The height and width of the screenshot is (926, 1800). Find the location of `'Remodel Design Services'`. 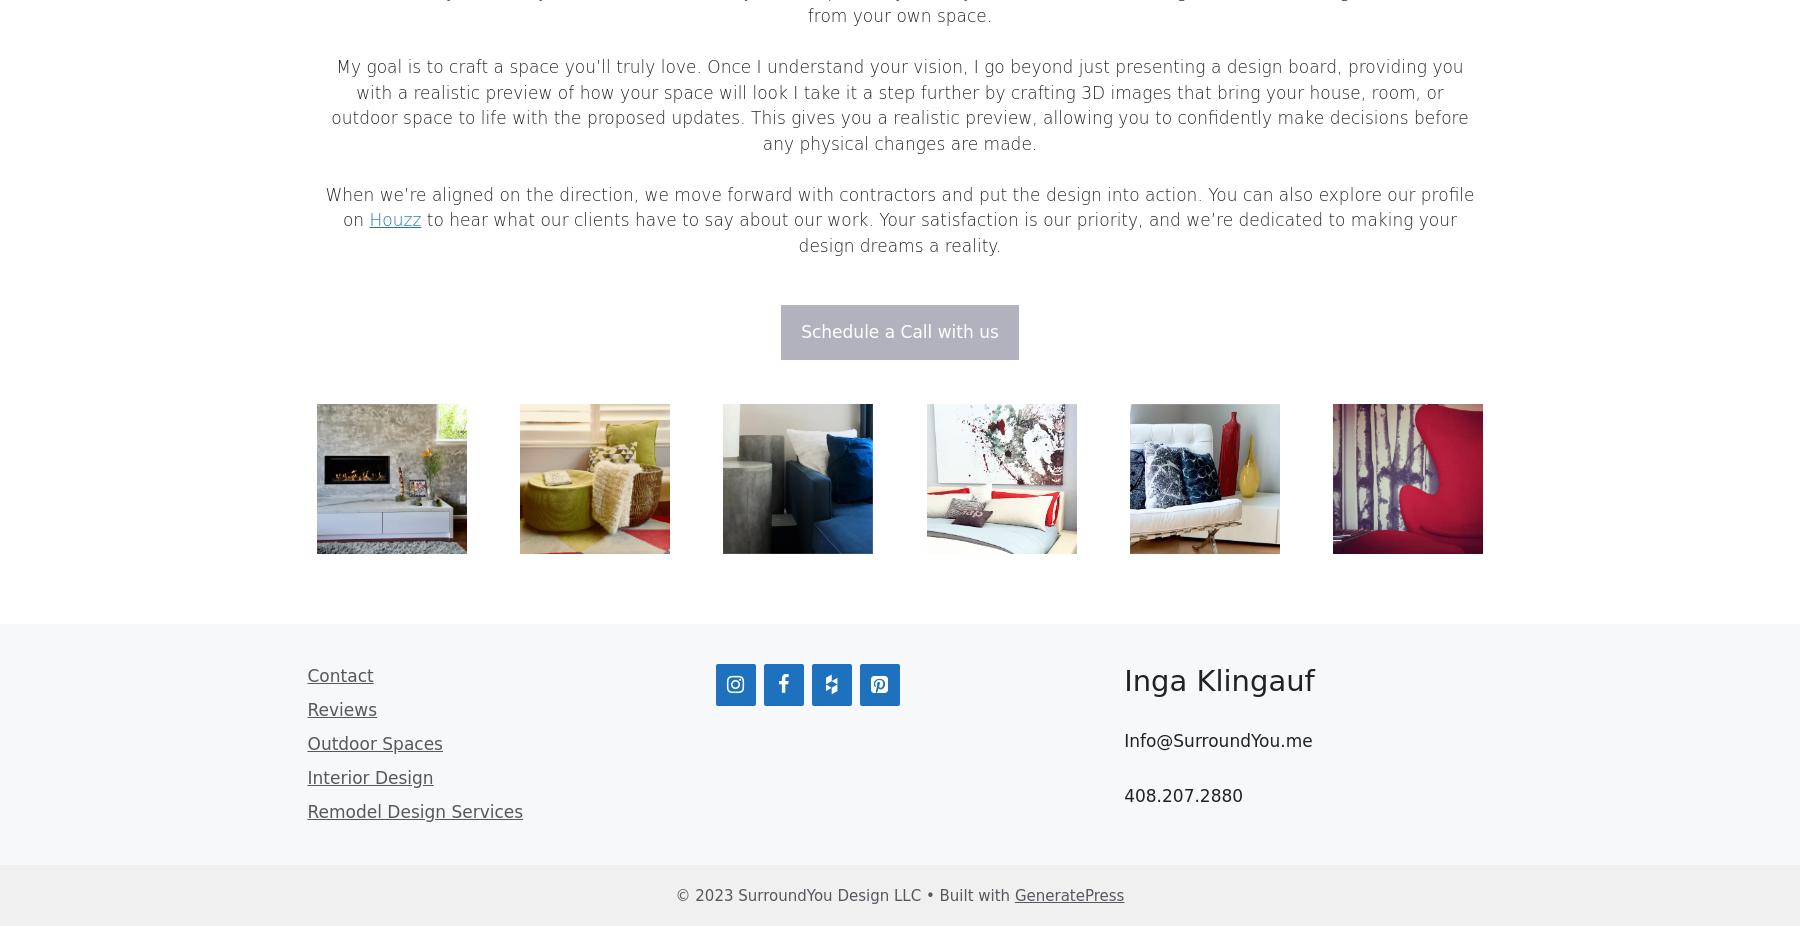

'Remodel Design Services' is located at coordinates (415, 810).